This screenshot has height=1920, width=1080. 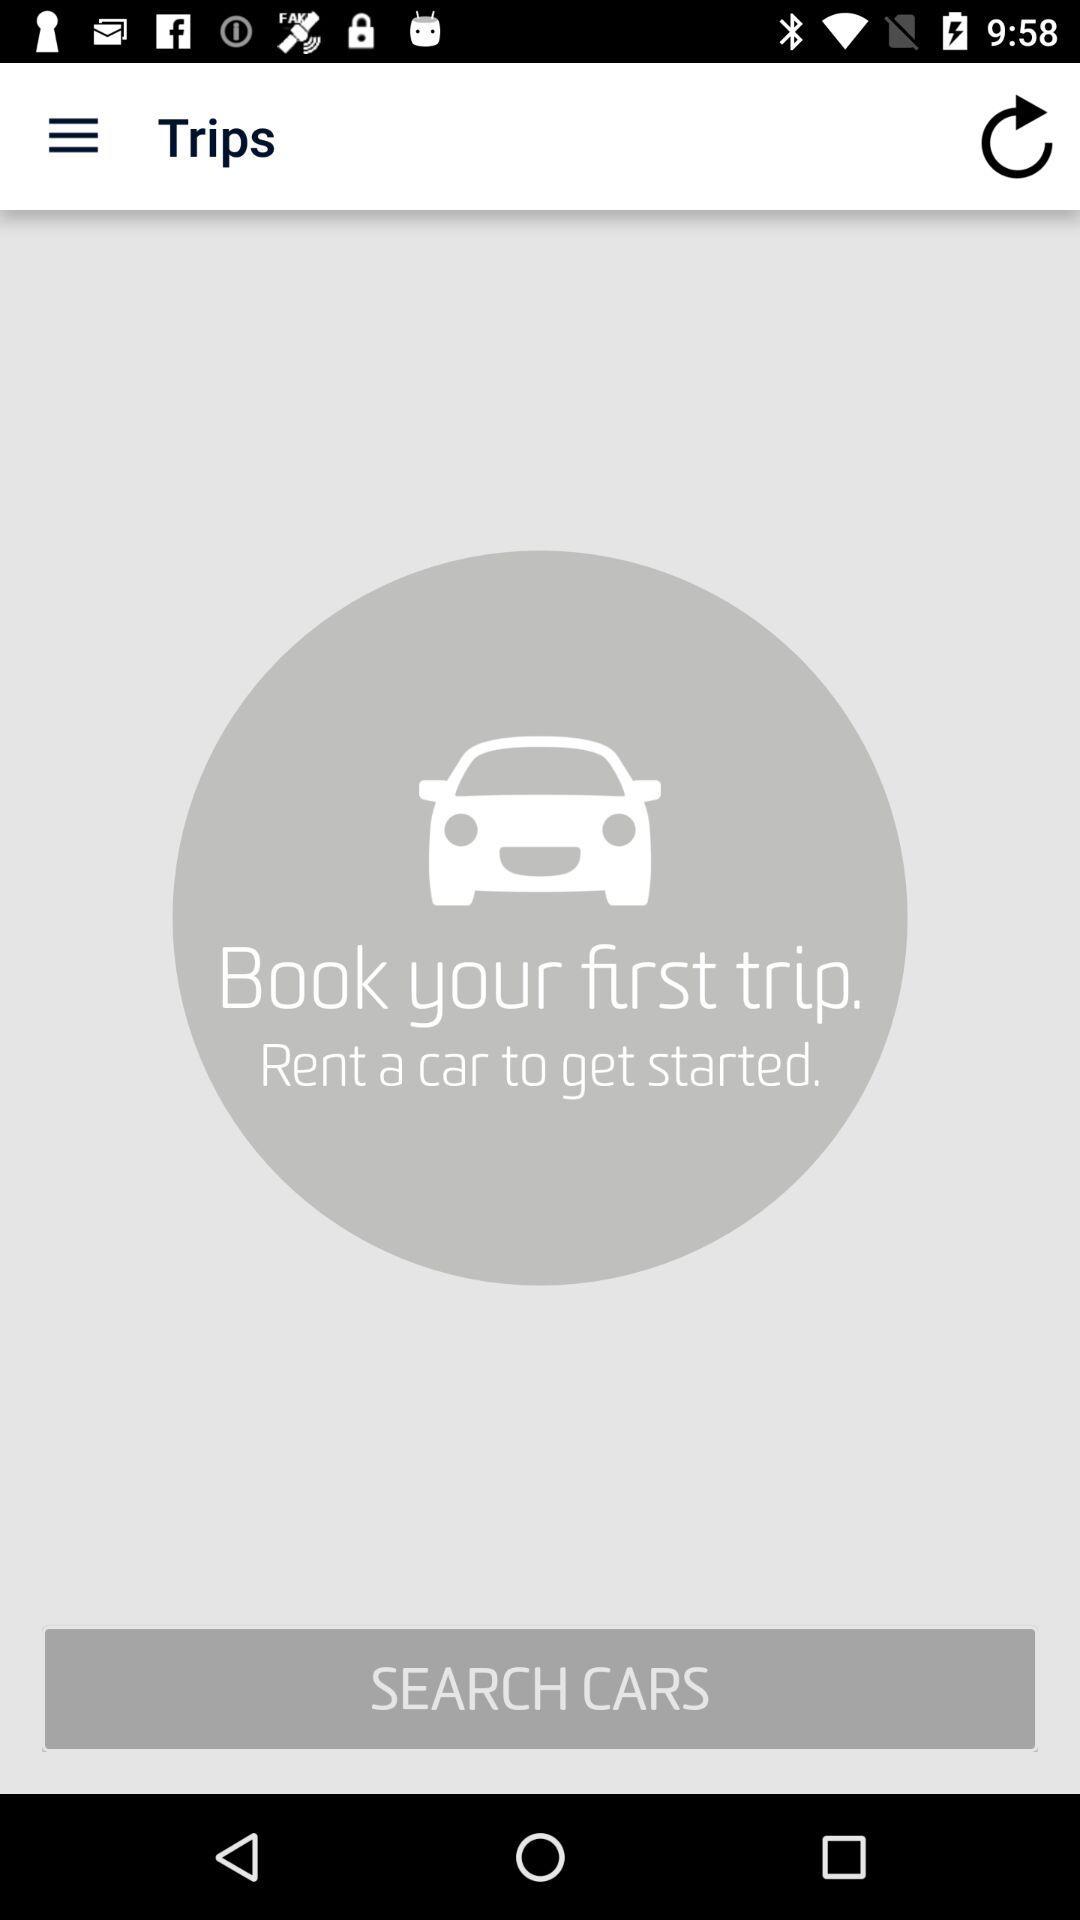 What do you see at coordinates (1017, 135) in the screenshot?
I see `the item above the search cars icon` at bounding box center [1017, 135].